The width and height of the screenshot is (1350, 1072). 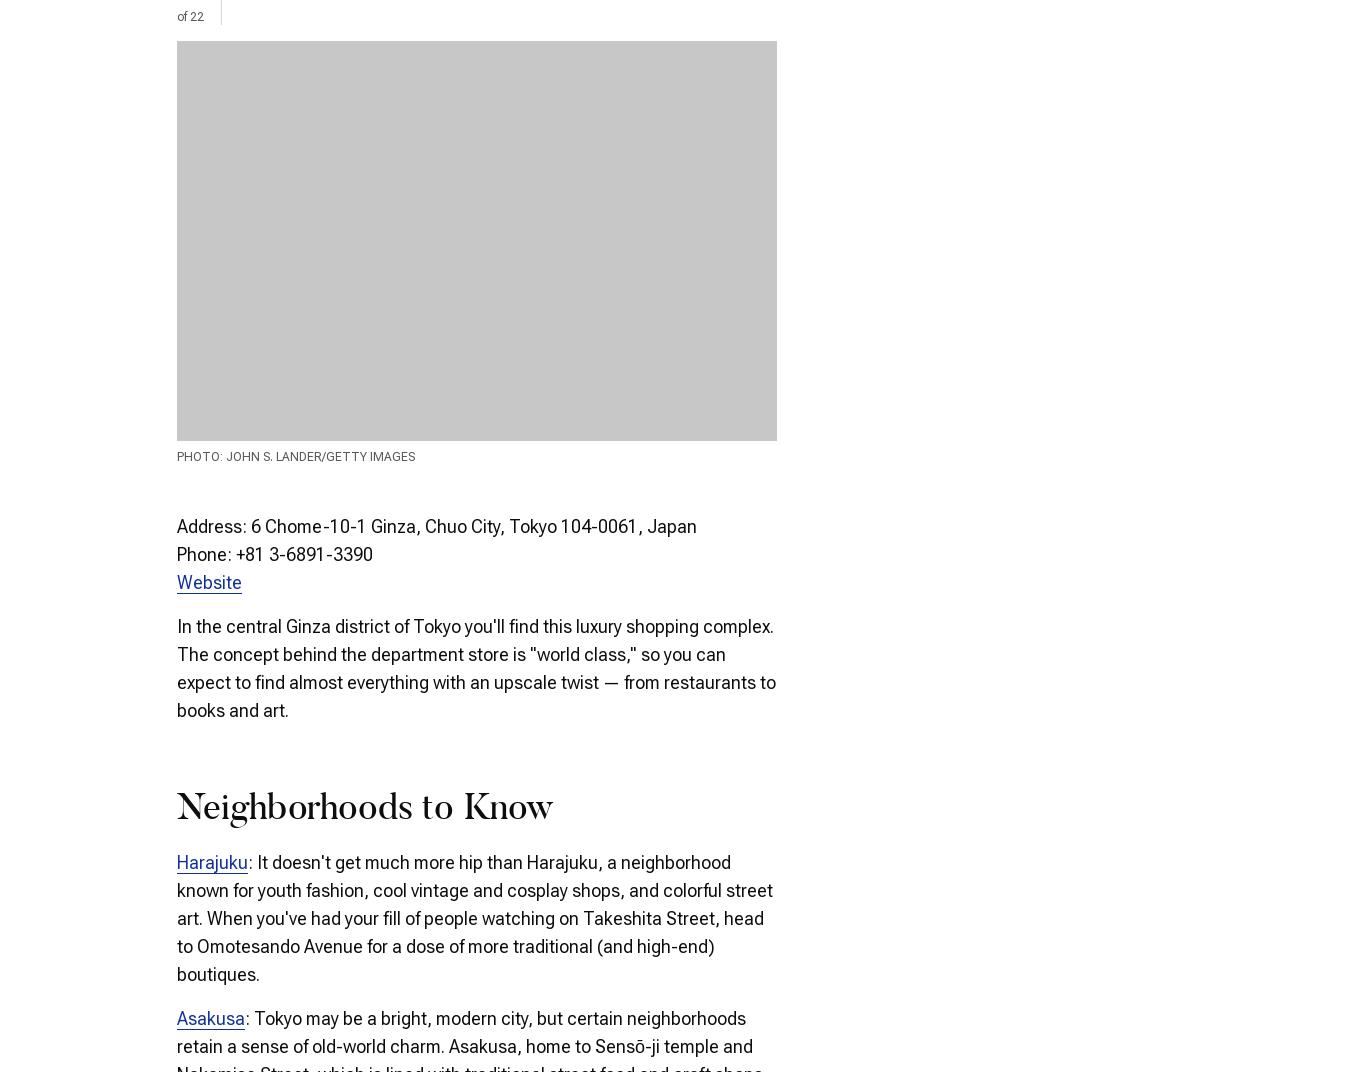 What do you see at coordinates (273, 552) in the screenshot?
I see `'Phone: +81 3-6891-3390'` at bounding box center [273, 552].